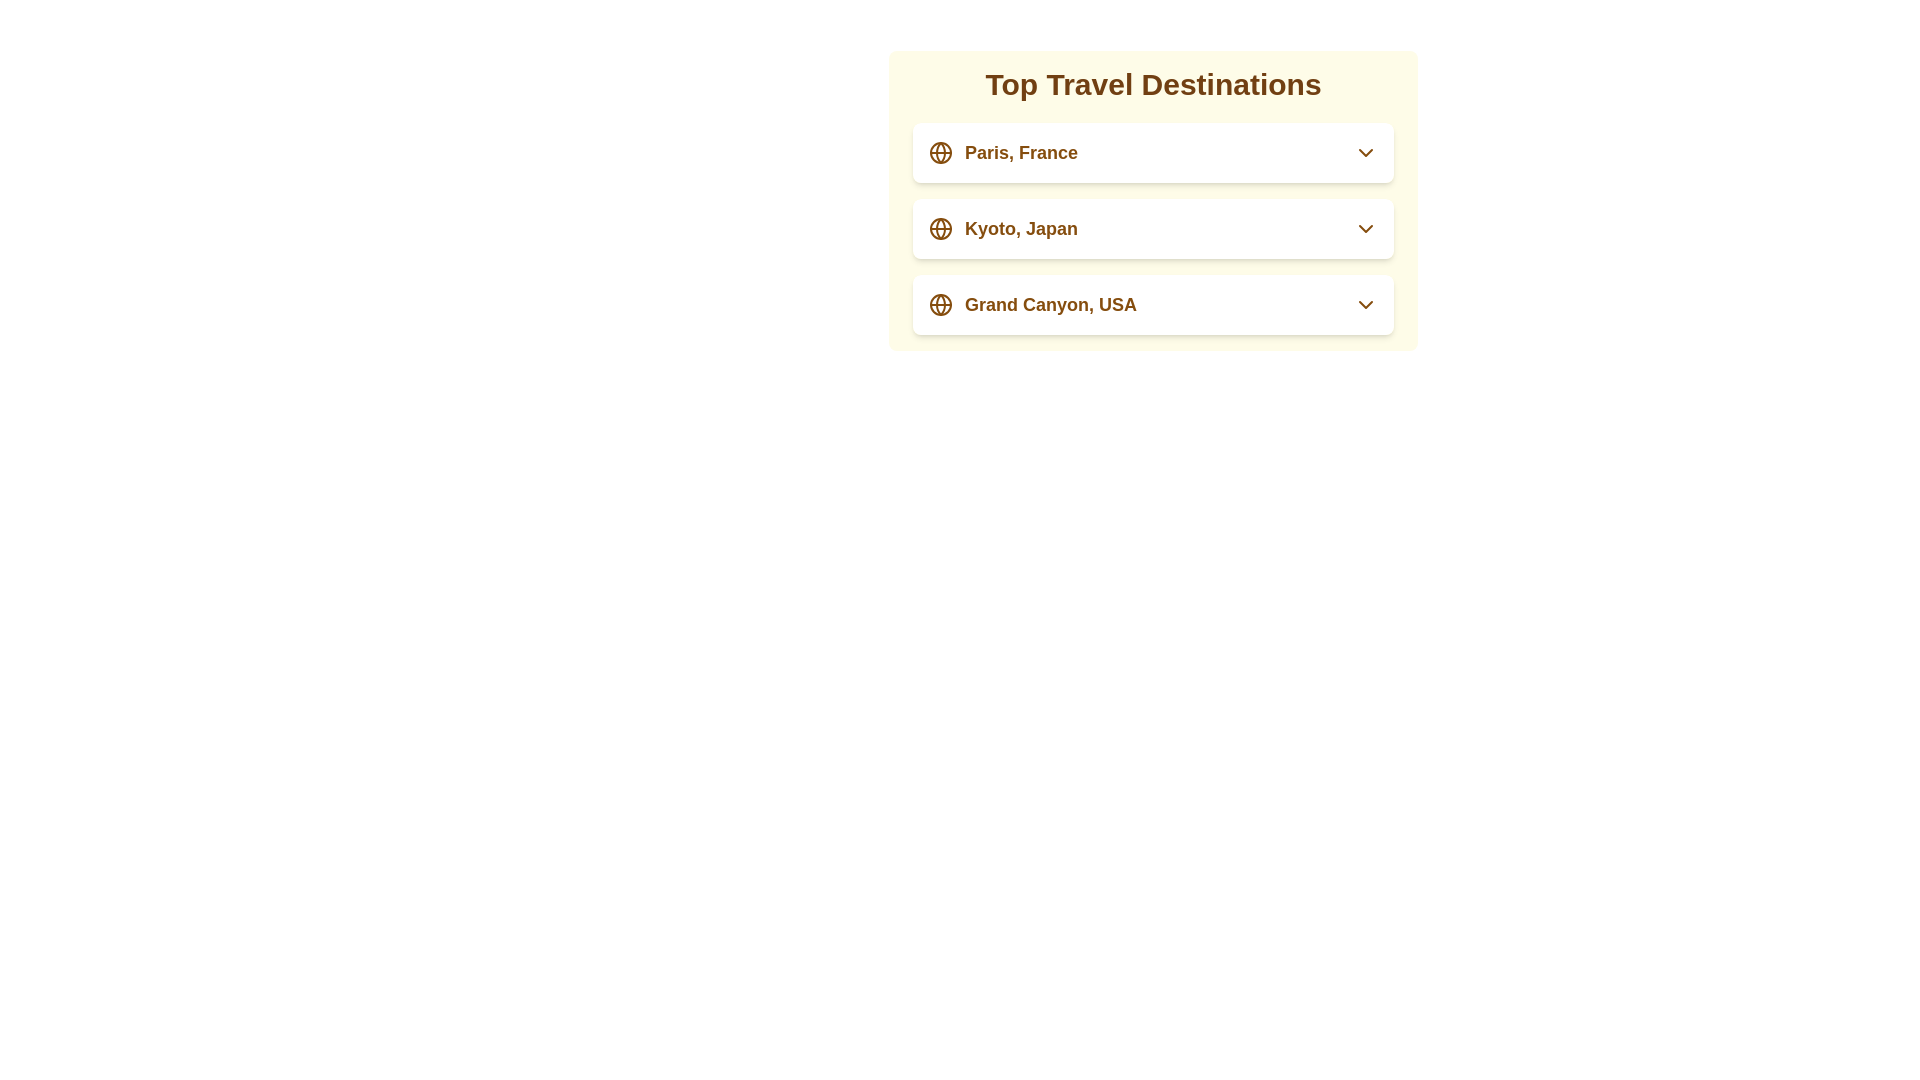 This screenshot has width=1920, height=1080. Describe the element at coordinates (1153, 227) in the screenshot. I see `the middle item in the list labeled 'Kyoto, Japan'` at that location.